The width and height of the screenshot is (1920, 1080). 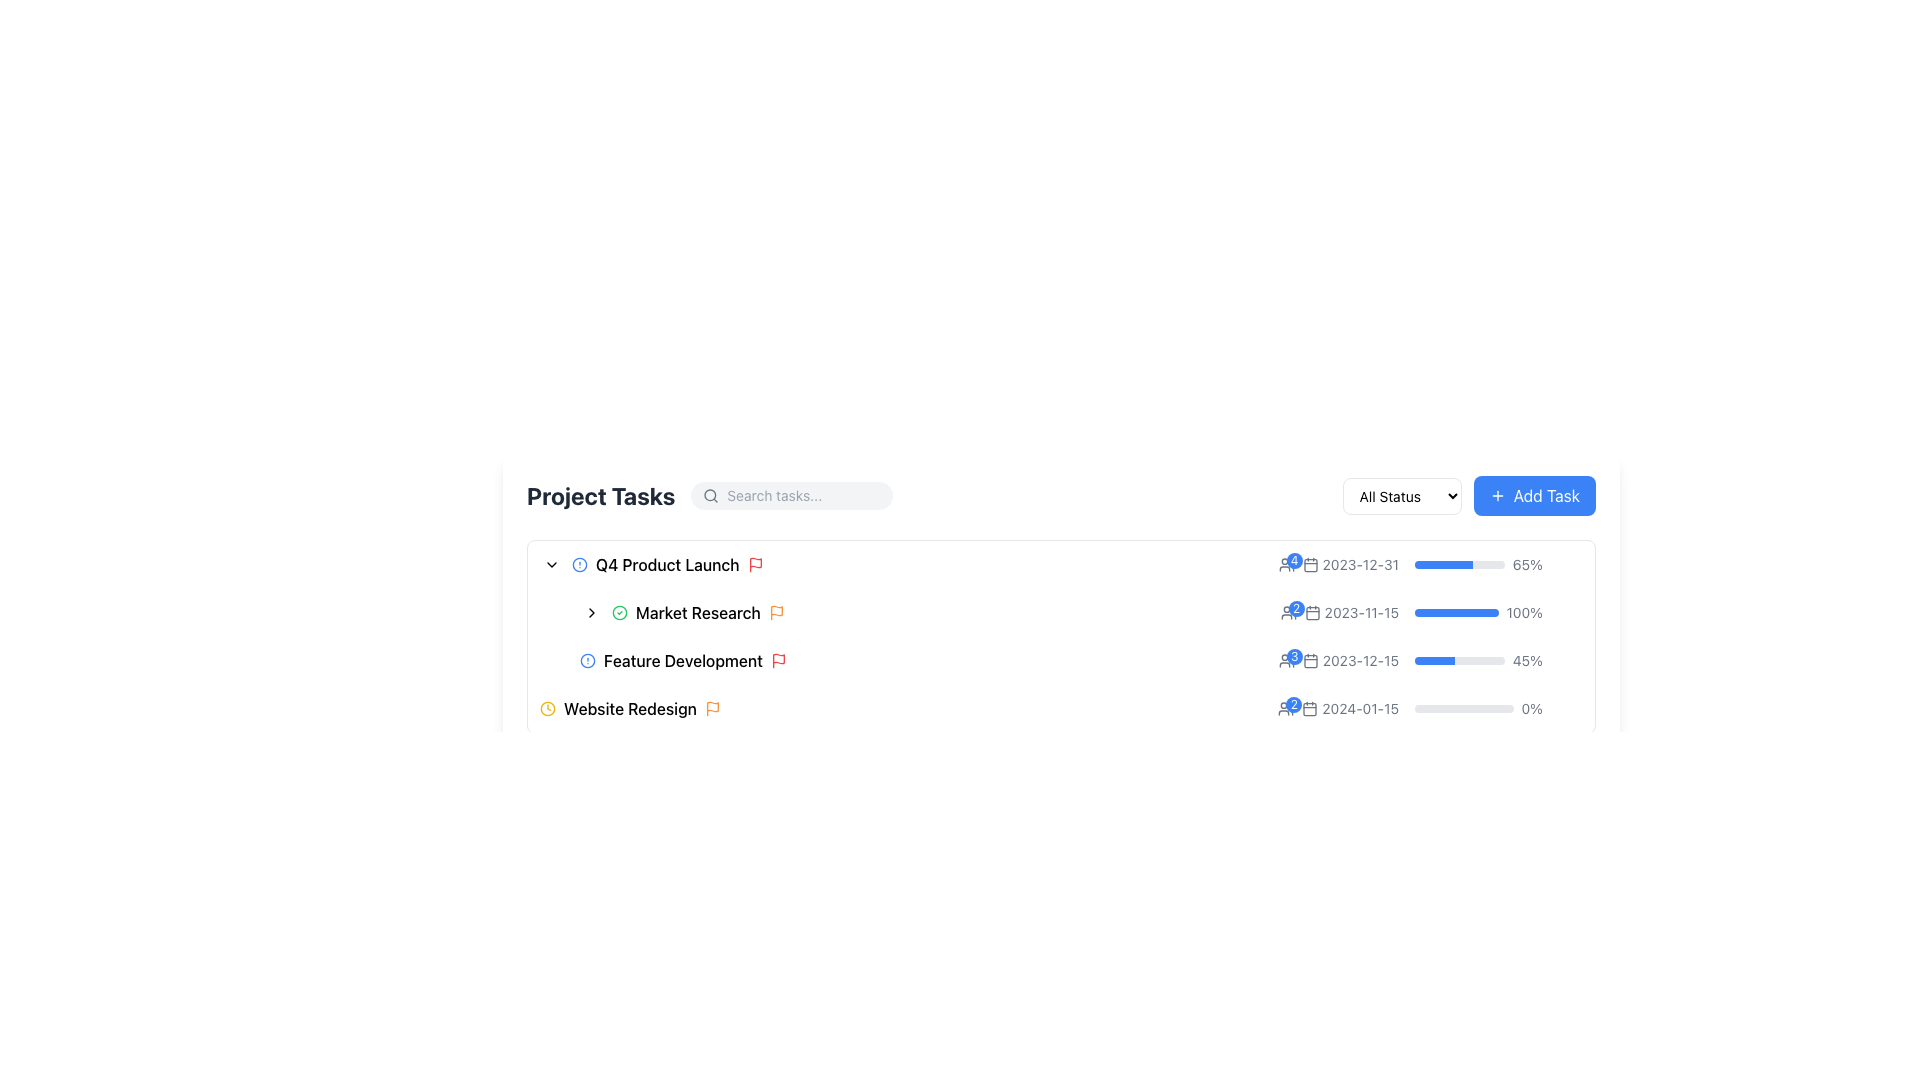 What do you see at coordinates (1080, 660) in the screenshot?
I see `the third item in the task list titled 'Project Tasks', which includes the text 'Feature Development', a blue circular icon, a red flag icon, a calendar icon with the date '2023-12-15', and a progress bar at 45%` at bounding box center [1080, 660].